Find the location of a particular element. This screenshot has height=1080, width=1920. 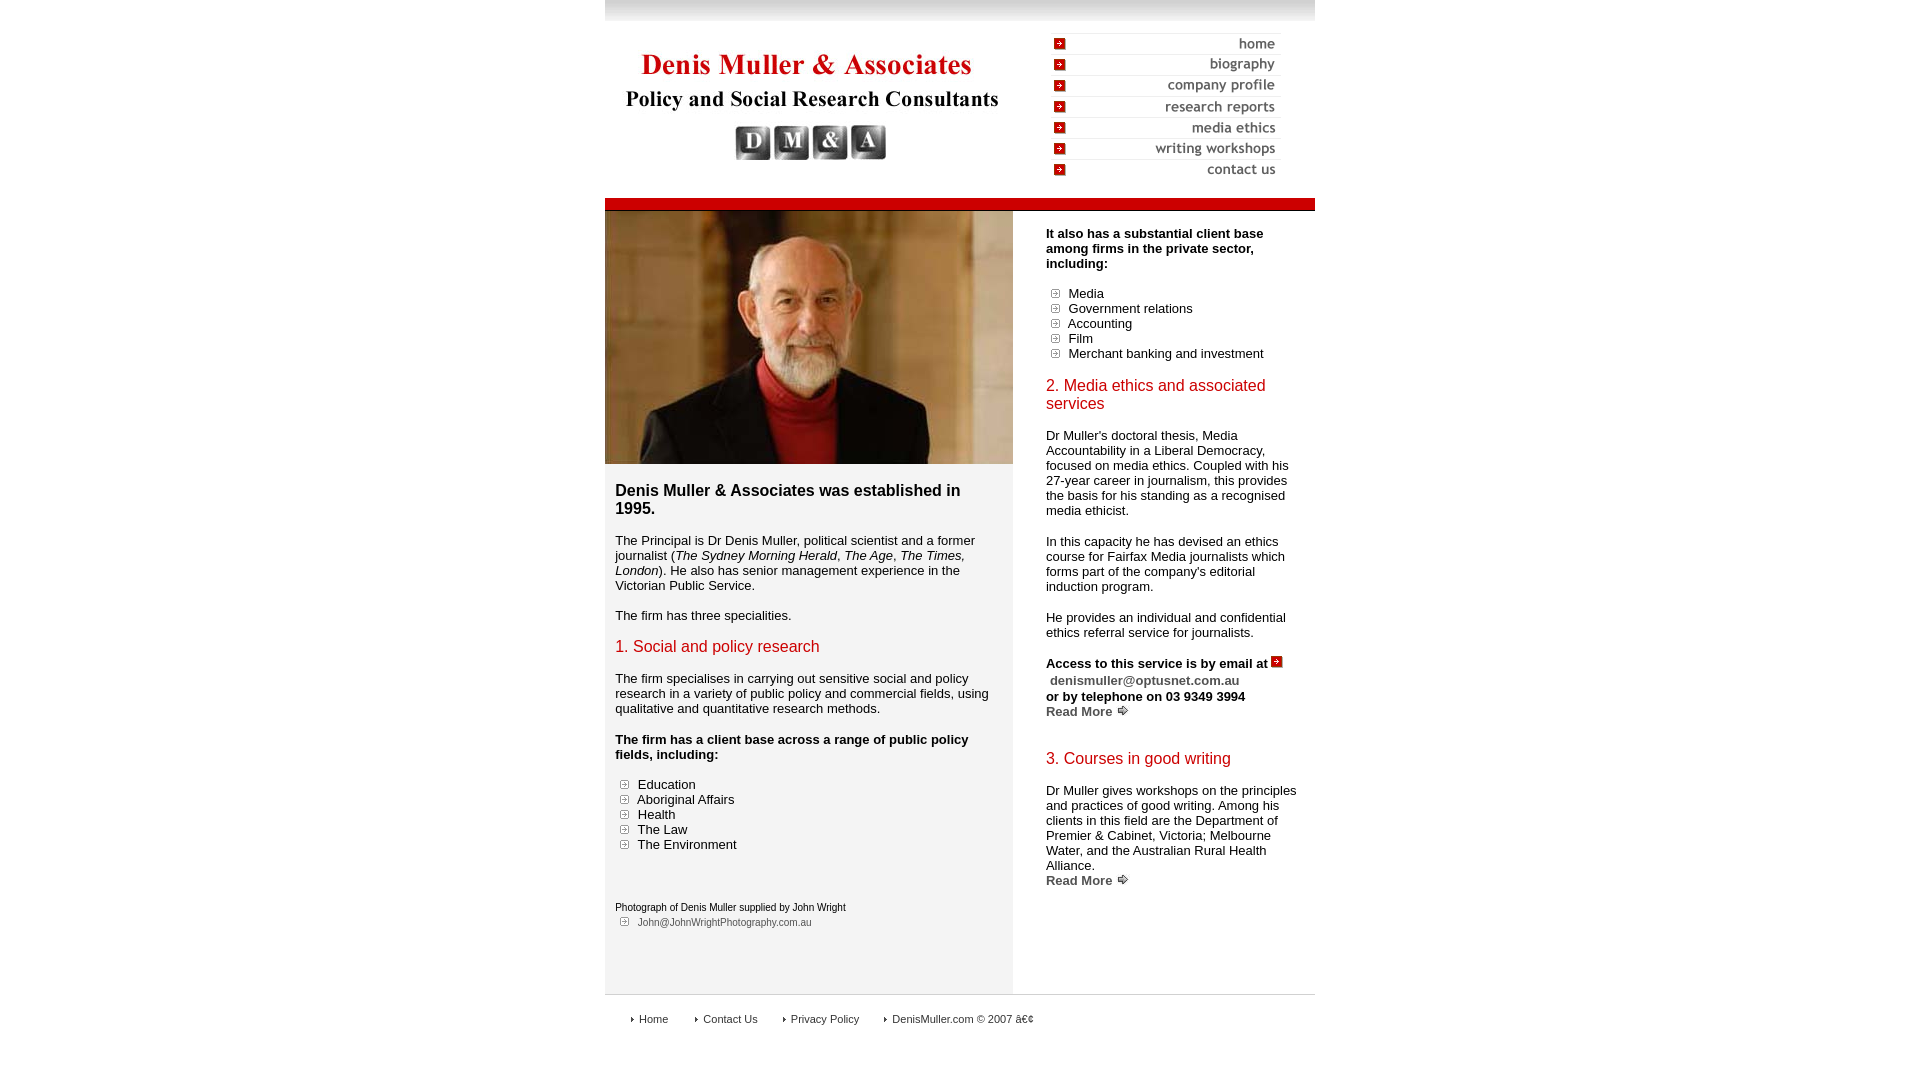

'denismuller@optusnet.com.au' is located at coordinates (1145, 680).